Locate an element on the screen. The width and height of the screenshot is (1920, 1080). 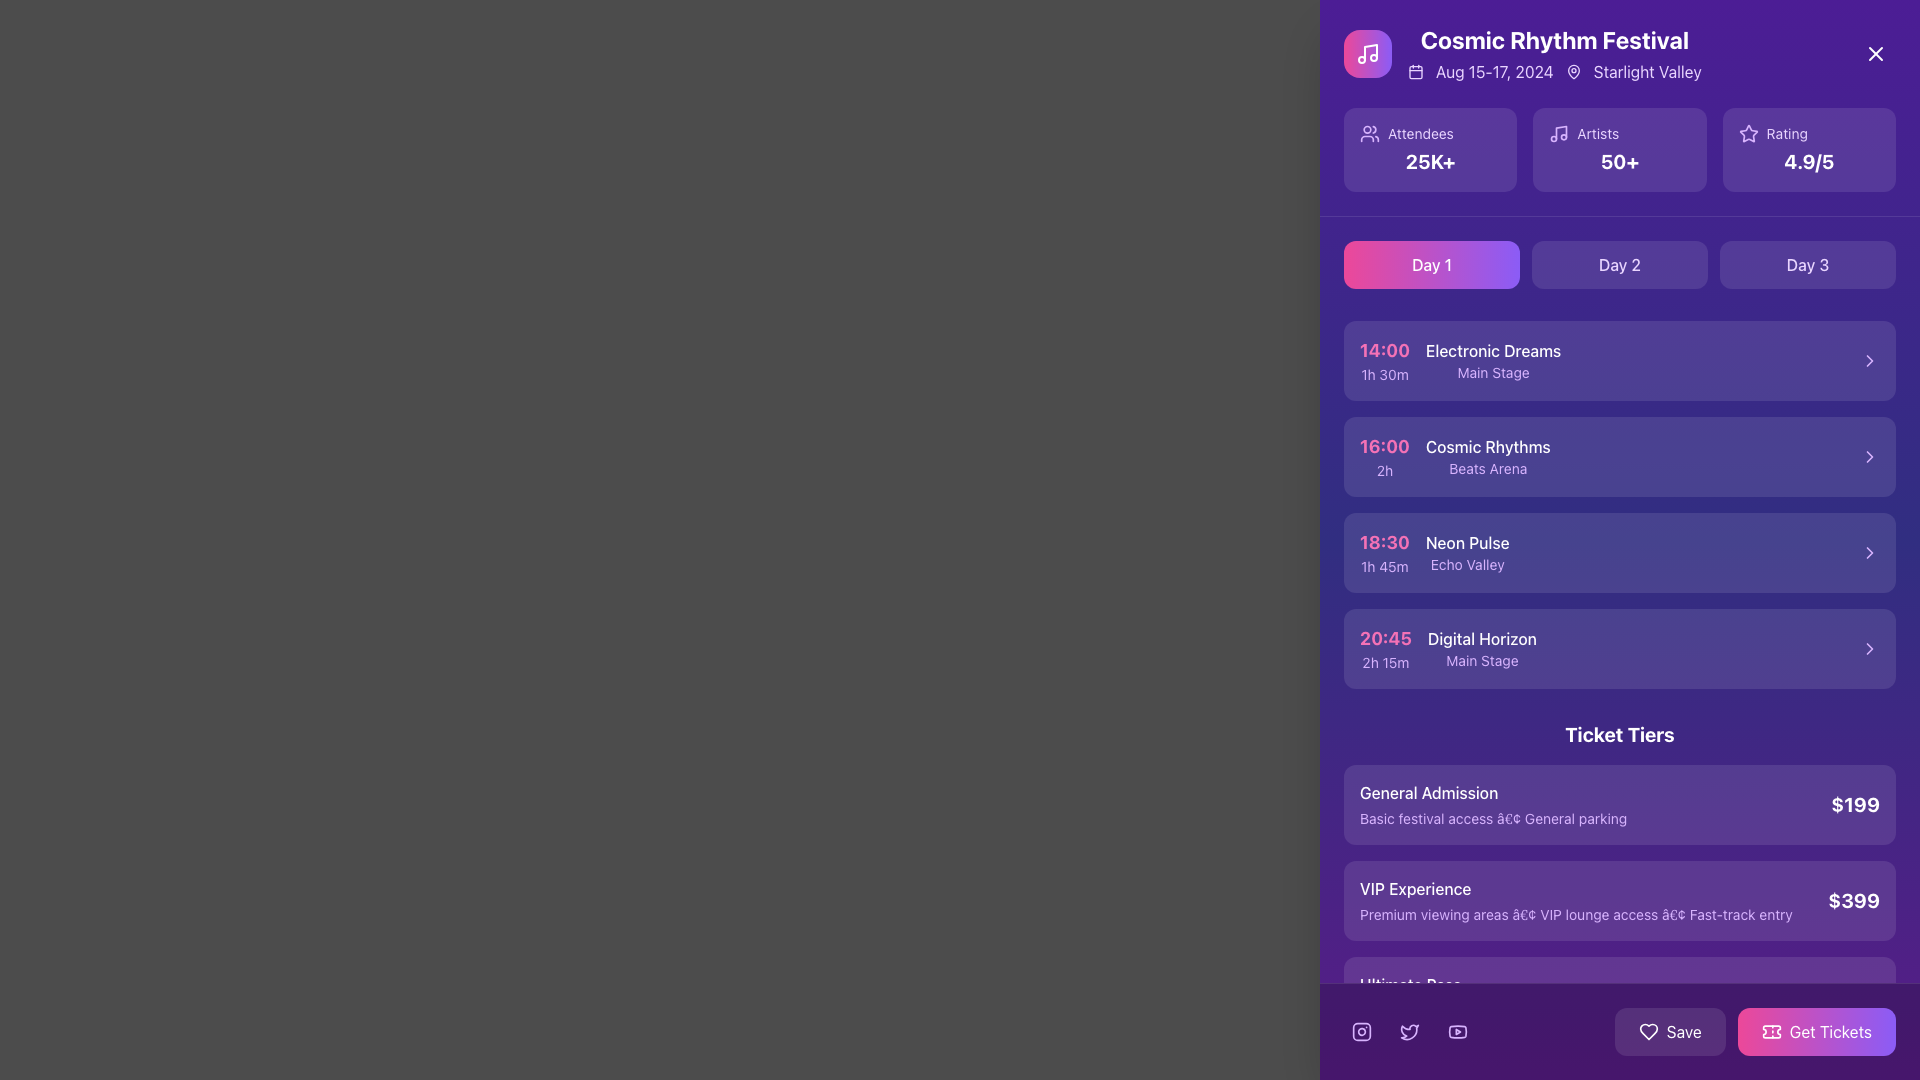
the text label representing the second day's schedule in the event details interface is located at coordinates (1620, 264).